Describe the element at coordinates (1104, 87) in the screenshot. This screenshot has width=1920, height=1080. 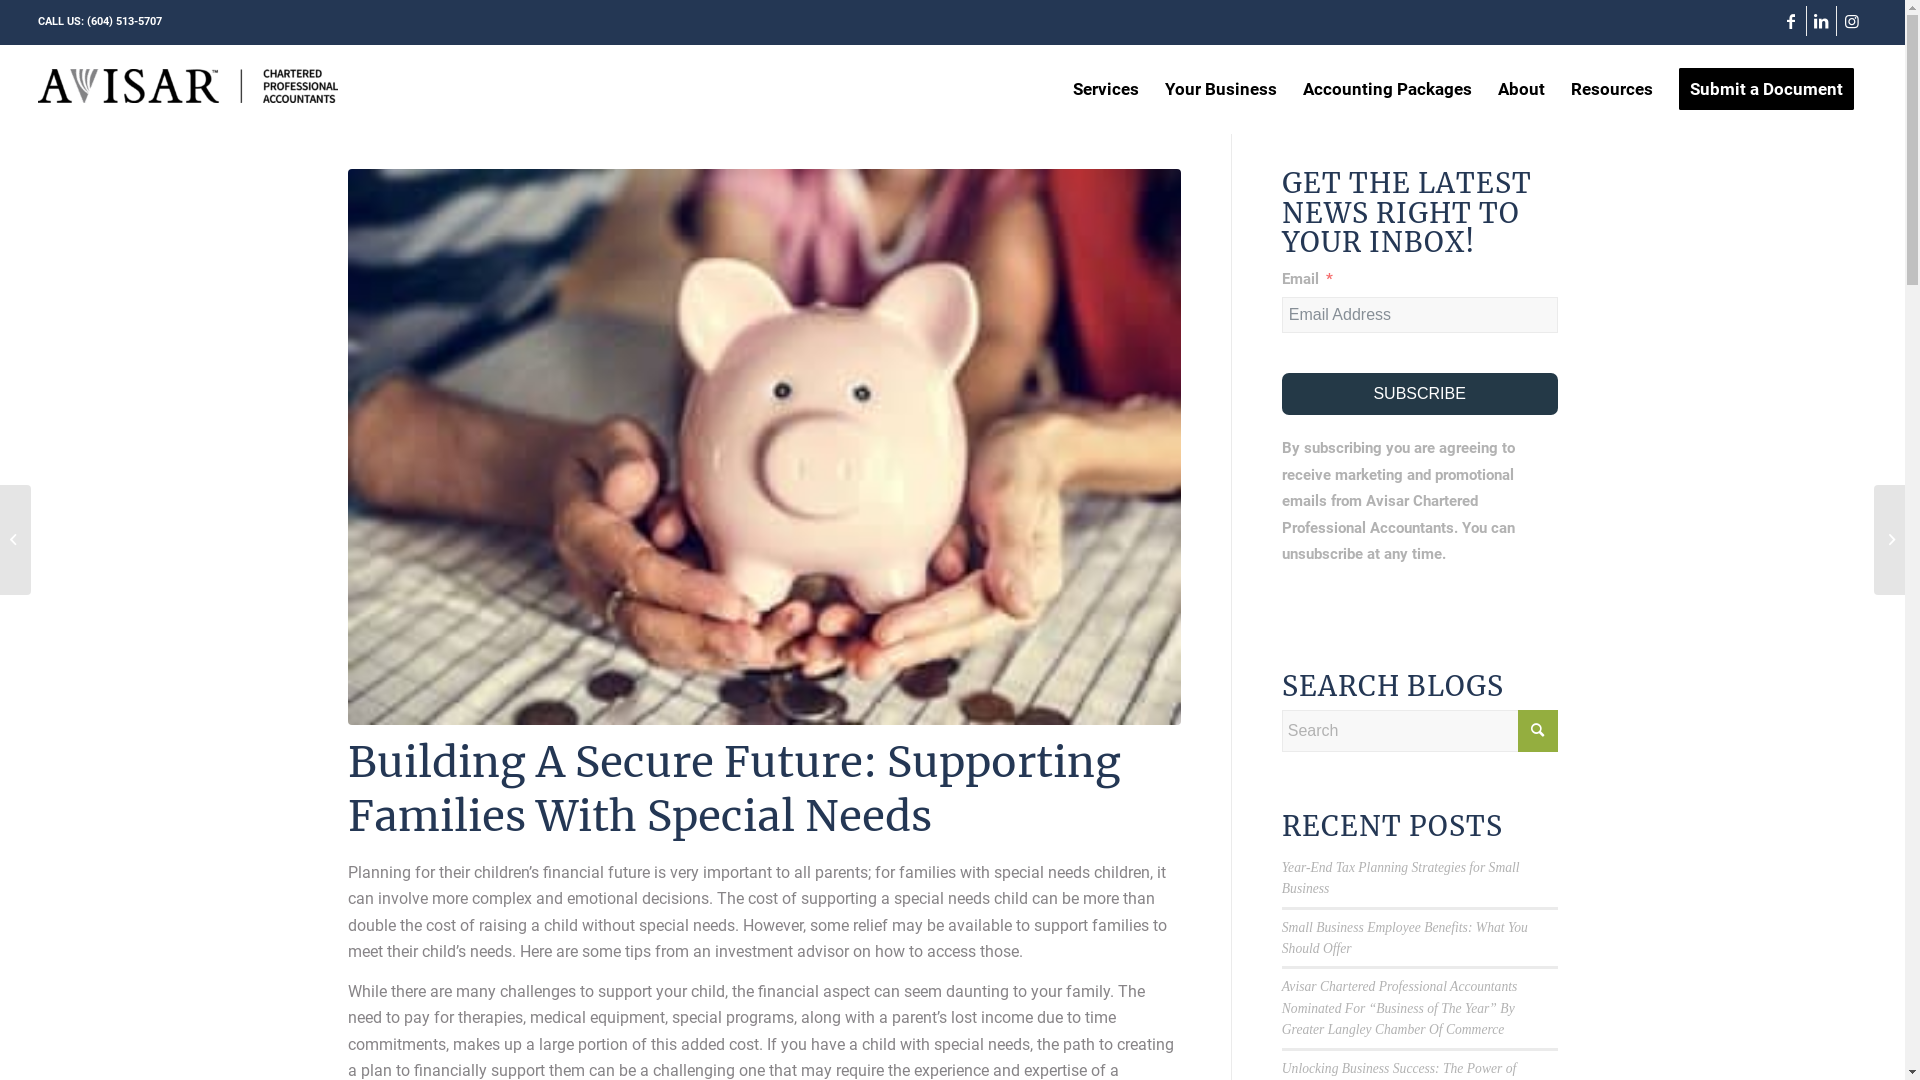
I see `'Services'` at that location.